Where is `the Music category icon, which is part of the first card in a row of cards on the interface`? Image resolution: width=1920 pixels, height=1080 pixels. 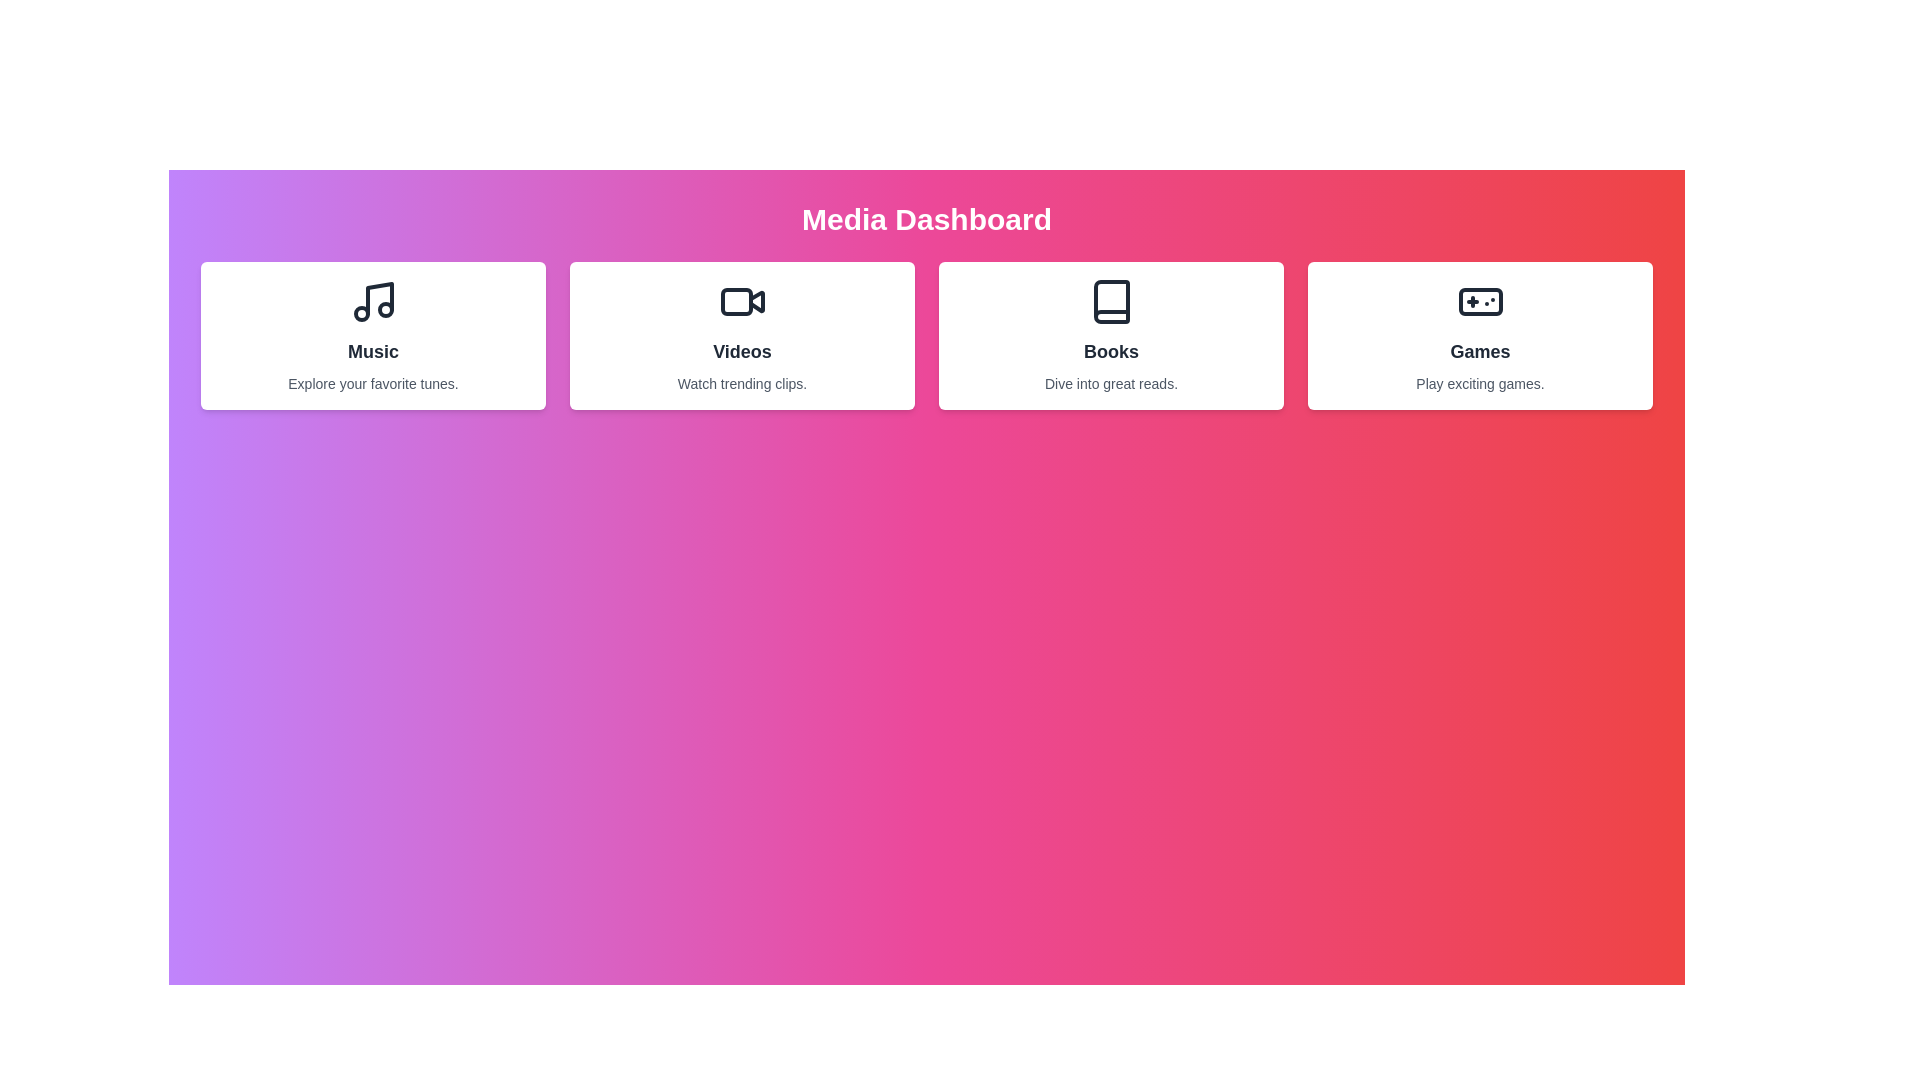 the Music category icon, which is part of the first card in a row of cards on the interface is located at coordinates (373, 301).